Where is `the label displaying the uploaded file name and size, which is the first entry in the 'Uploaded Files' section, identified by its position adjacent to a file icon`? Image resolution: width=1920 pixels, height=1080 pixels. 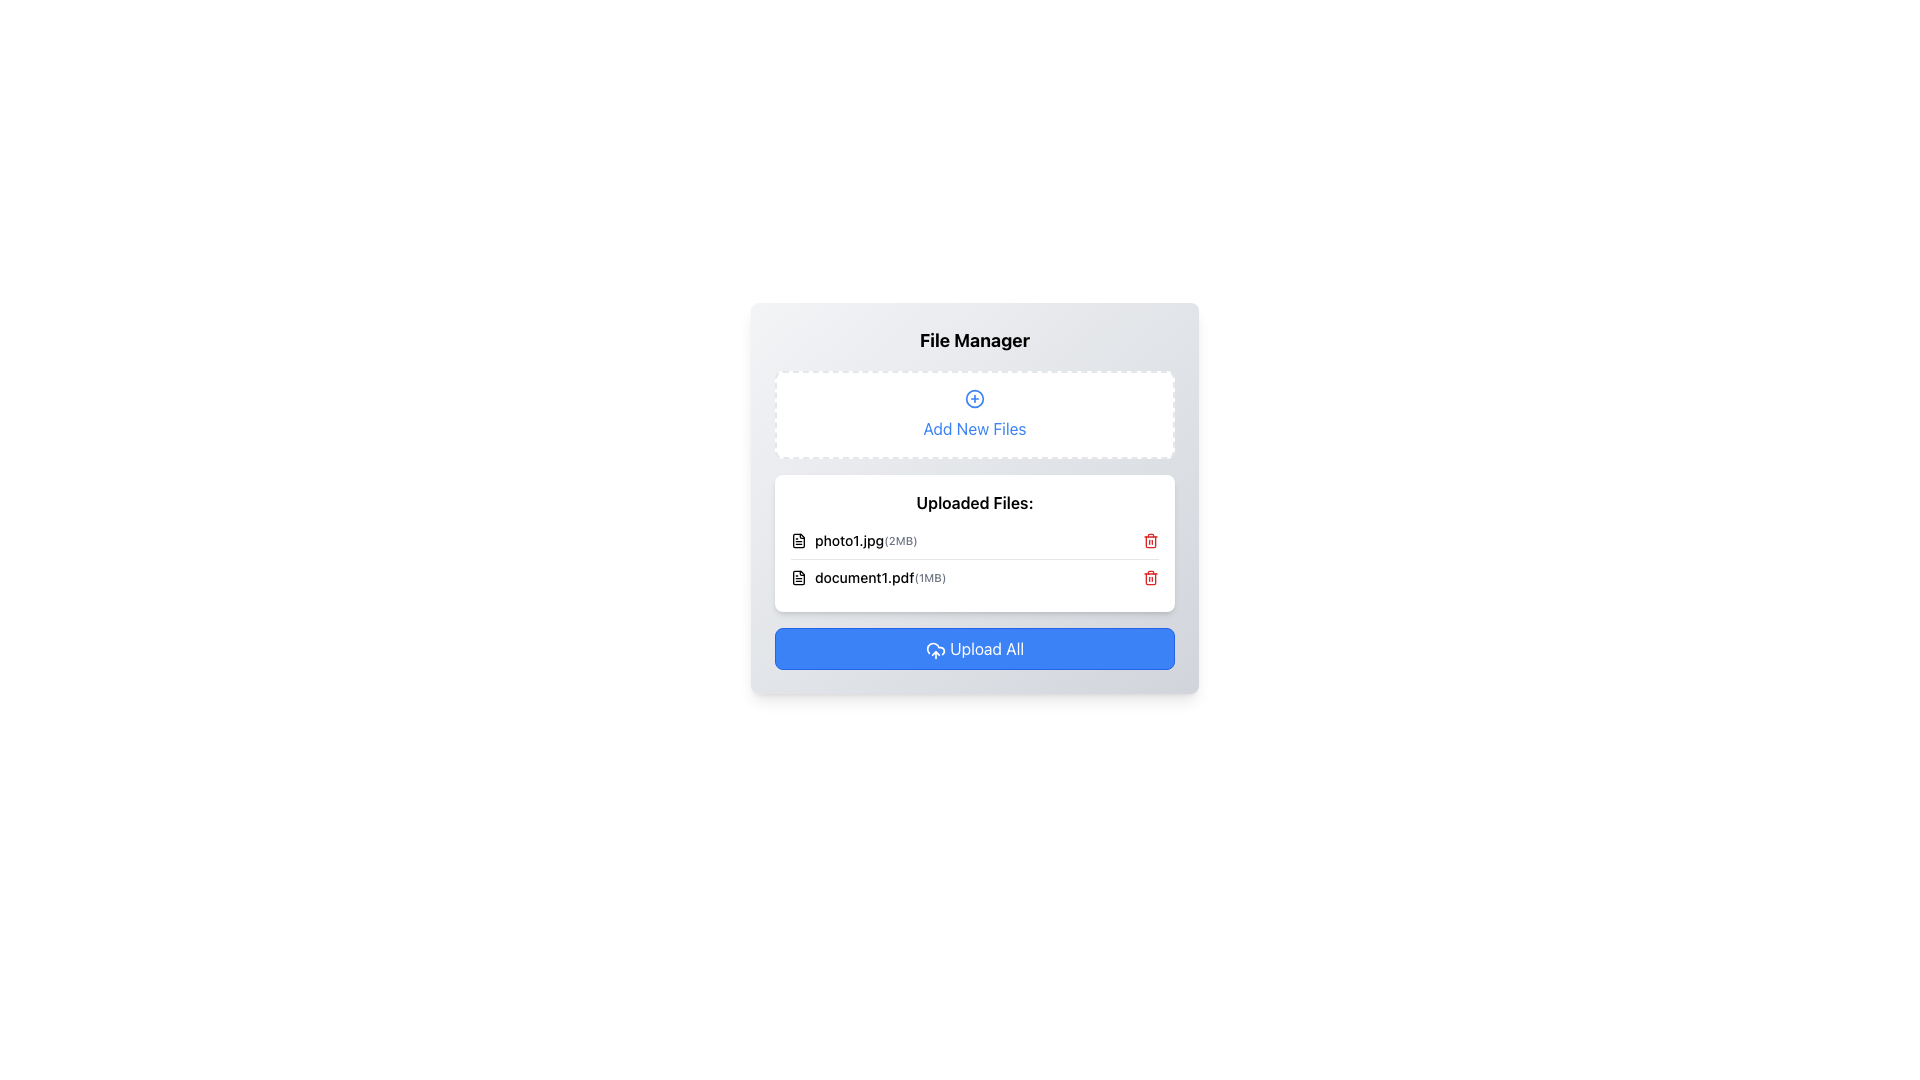
the label displaying the uploaded file name and size, which is the first entry in the 'Uploaded Files' section, identified by its position adjacent to a file icon is located at coordinates (866, 540).